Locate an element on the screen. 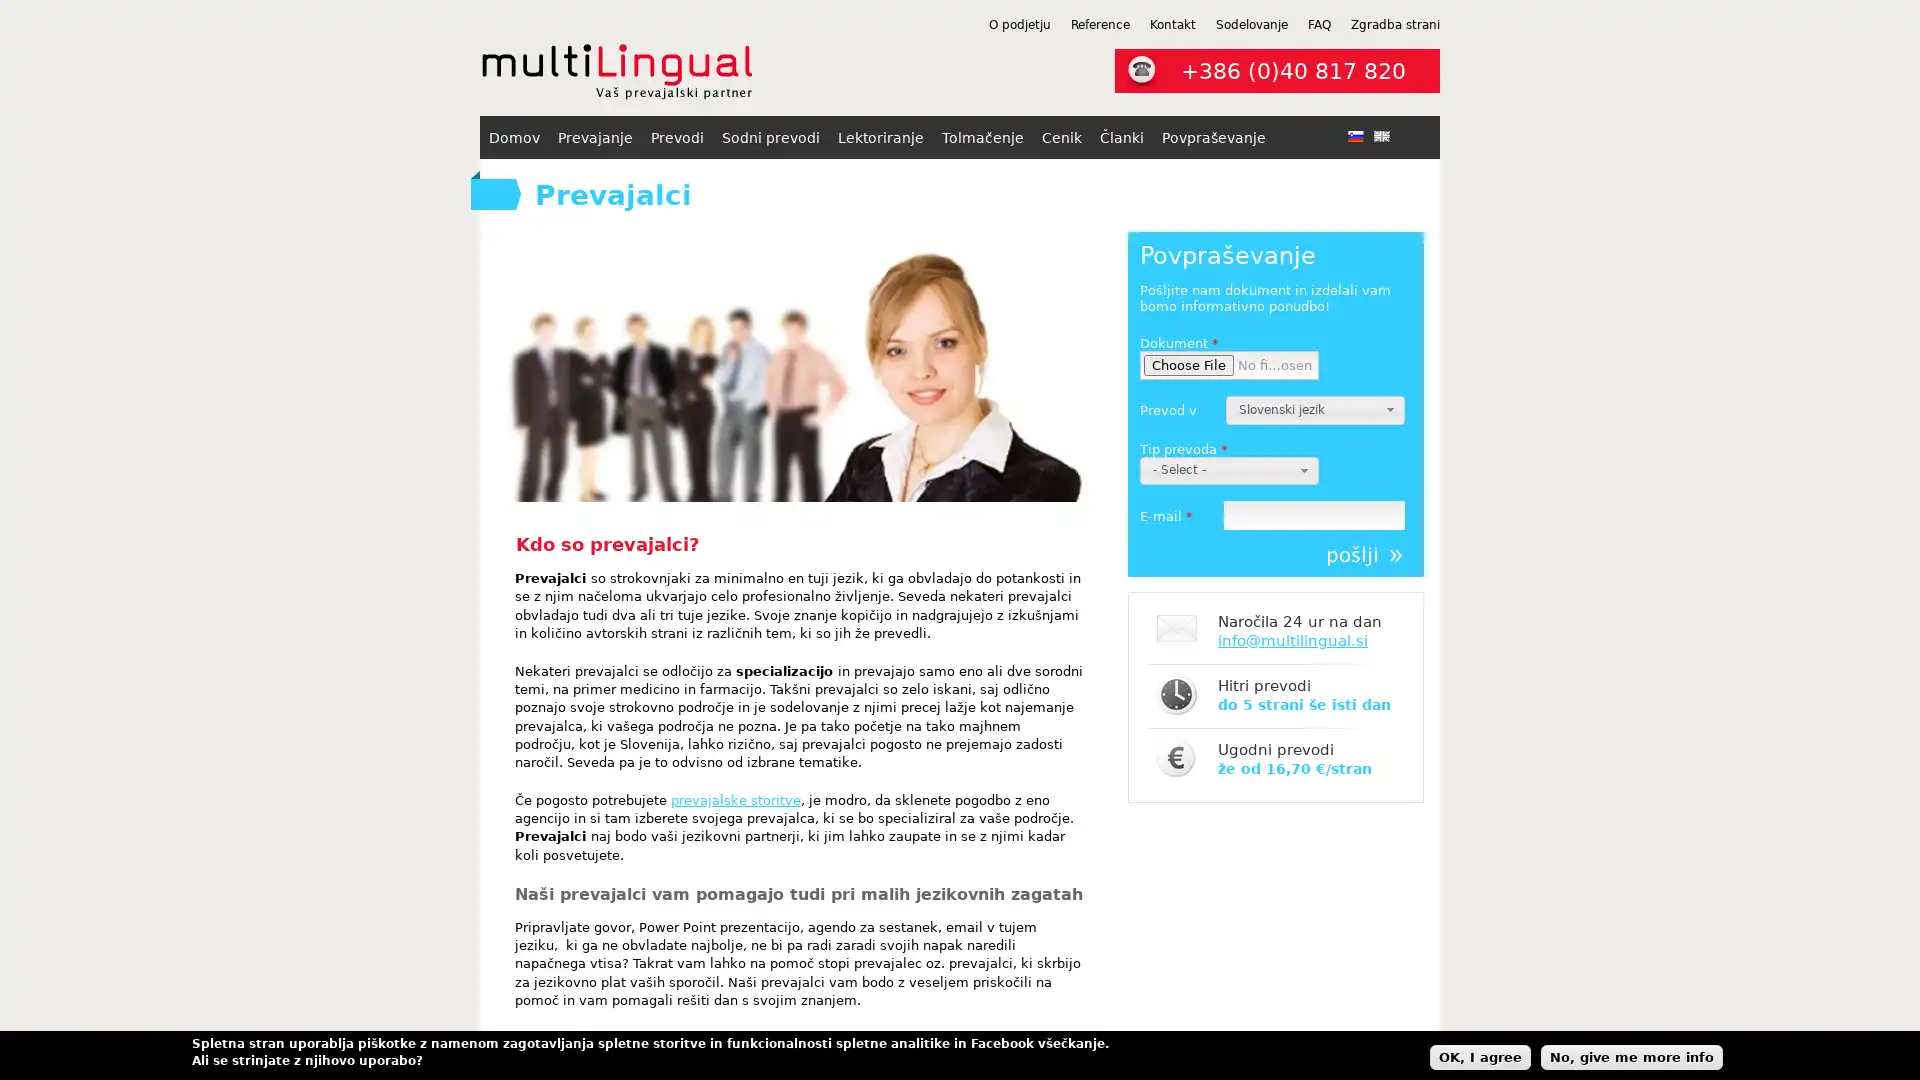 This screenshot has width=1920, height=1080. Choose File is located at coordinates (1189, 365).